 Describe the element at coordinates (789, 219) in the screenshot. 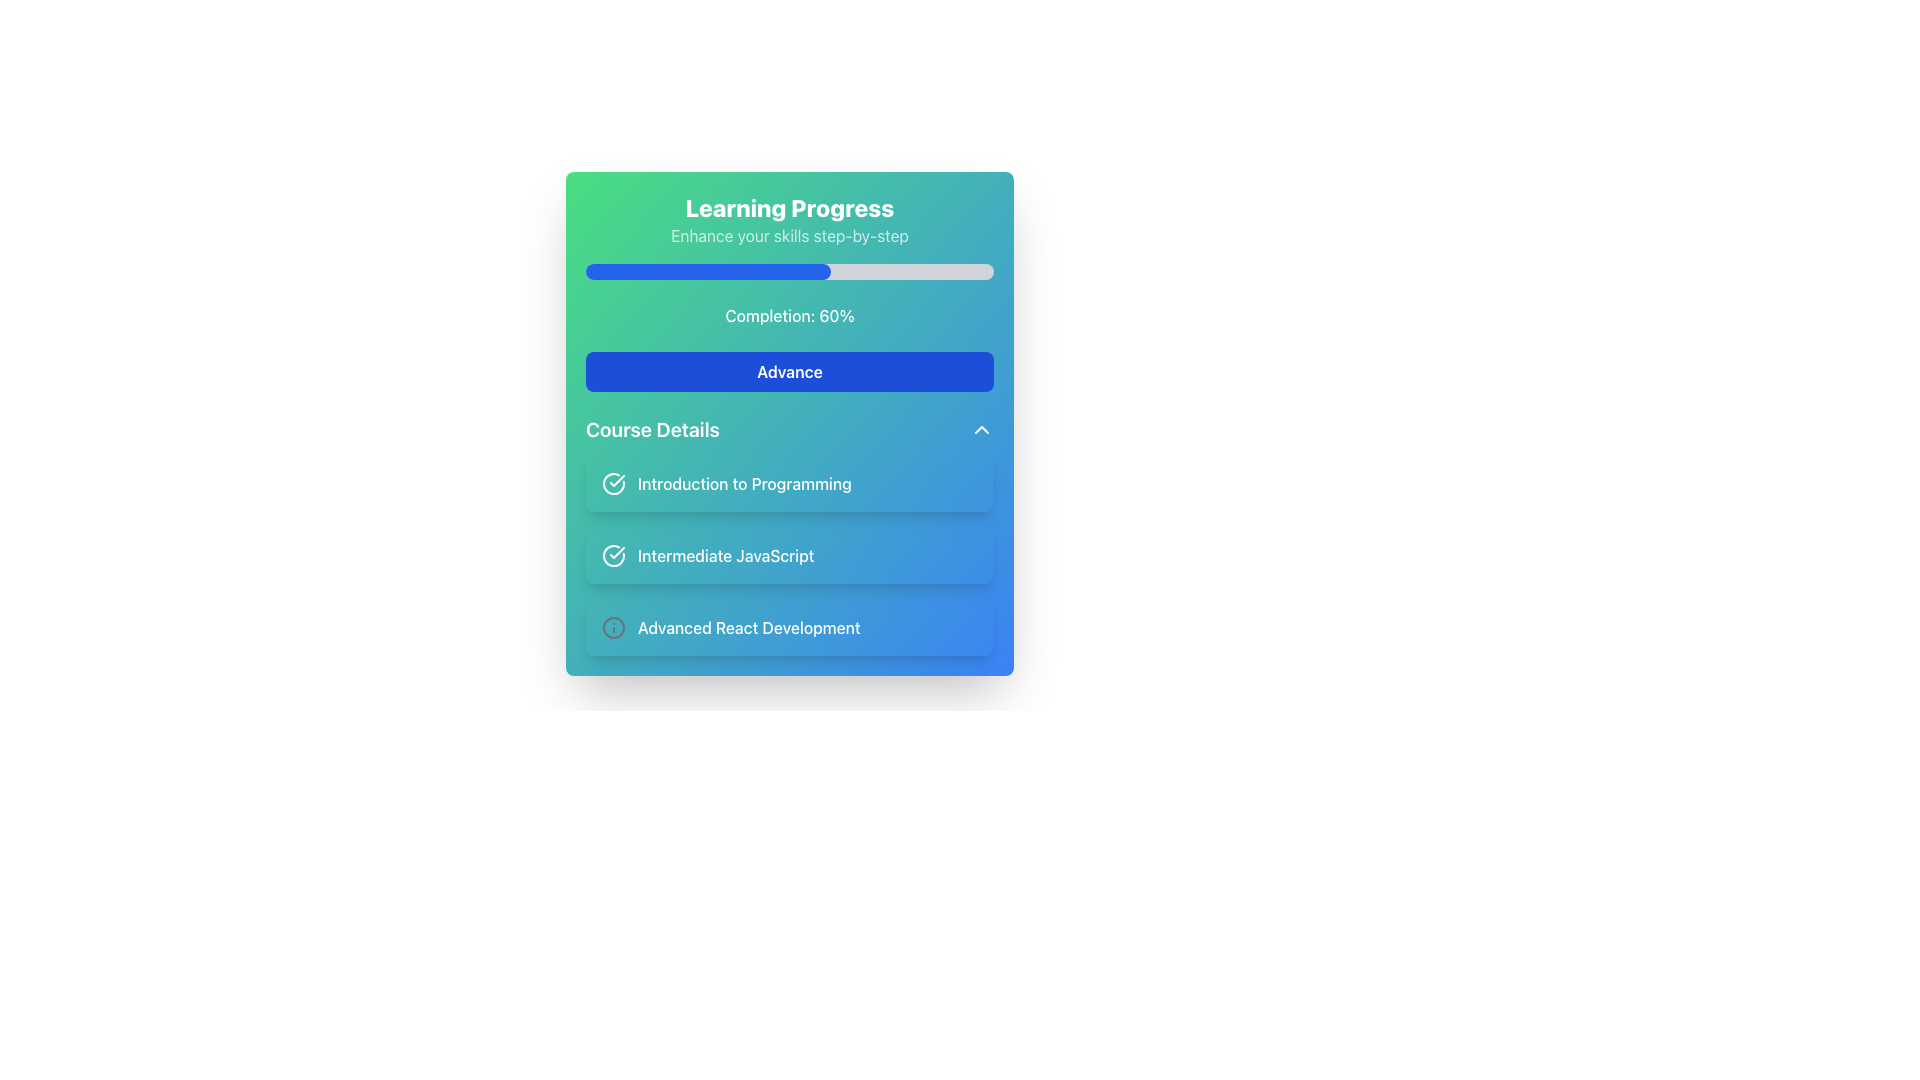

I see `the text block containing 'Learning Progress' and 'Enhance your skills step-by-step', which is centrally aligned within a rounded box with a gradient background` at that location.